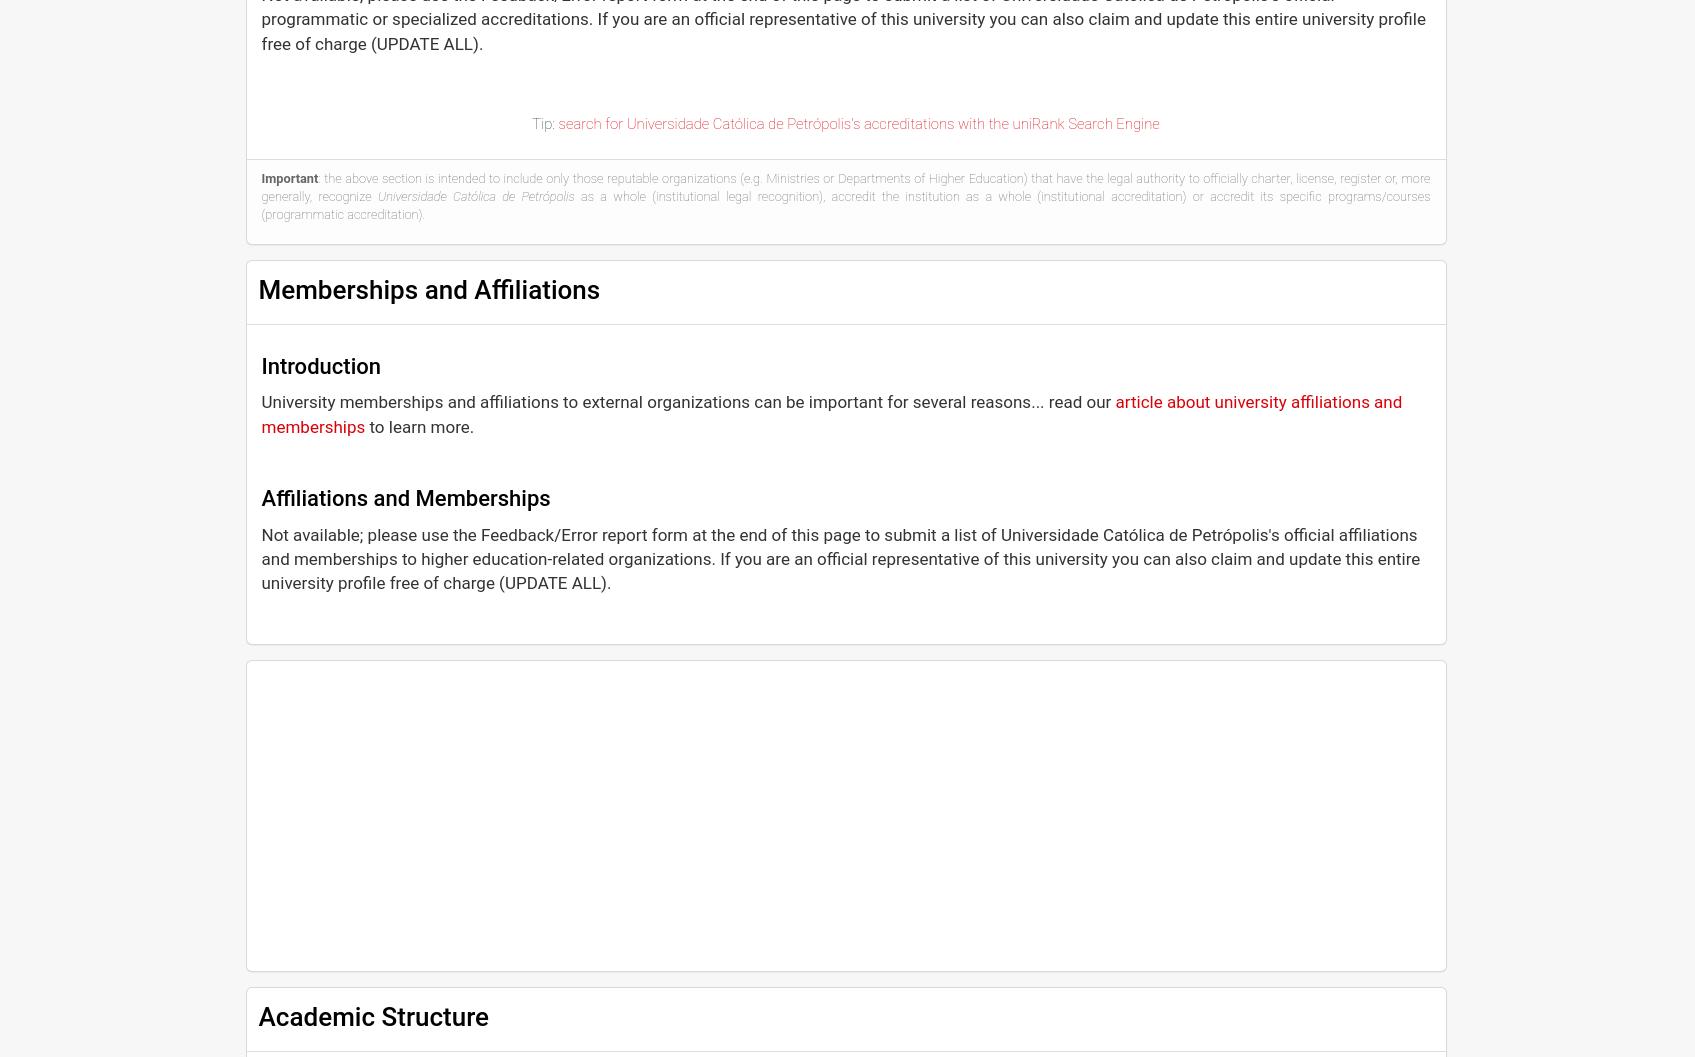 The width and height of the screenshot is (1695, 1057). Describe the element at coordinates (845, 186) in the screenshot. I see `': the above section is intended to include only those reputable organizations (e.g. Ministries or Departments of Higher Education) that have the legal authority to officially charter, license, register or, more generally, recognize'` at that location.